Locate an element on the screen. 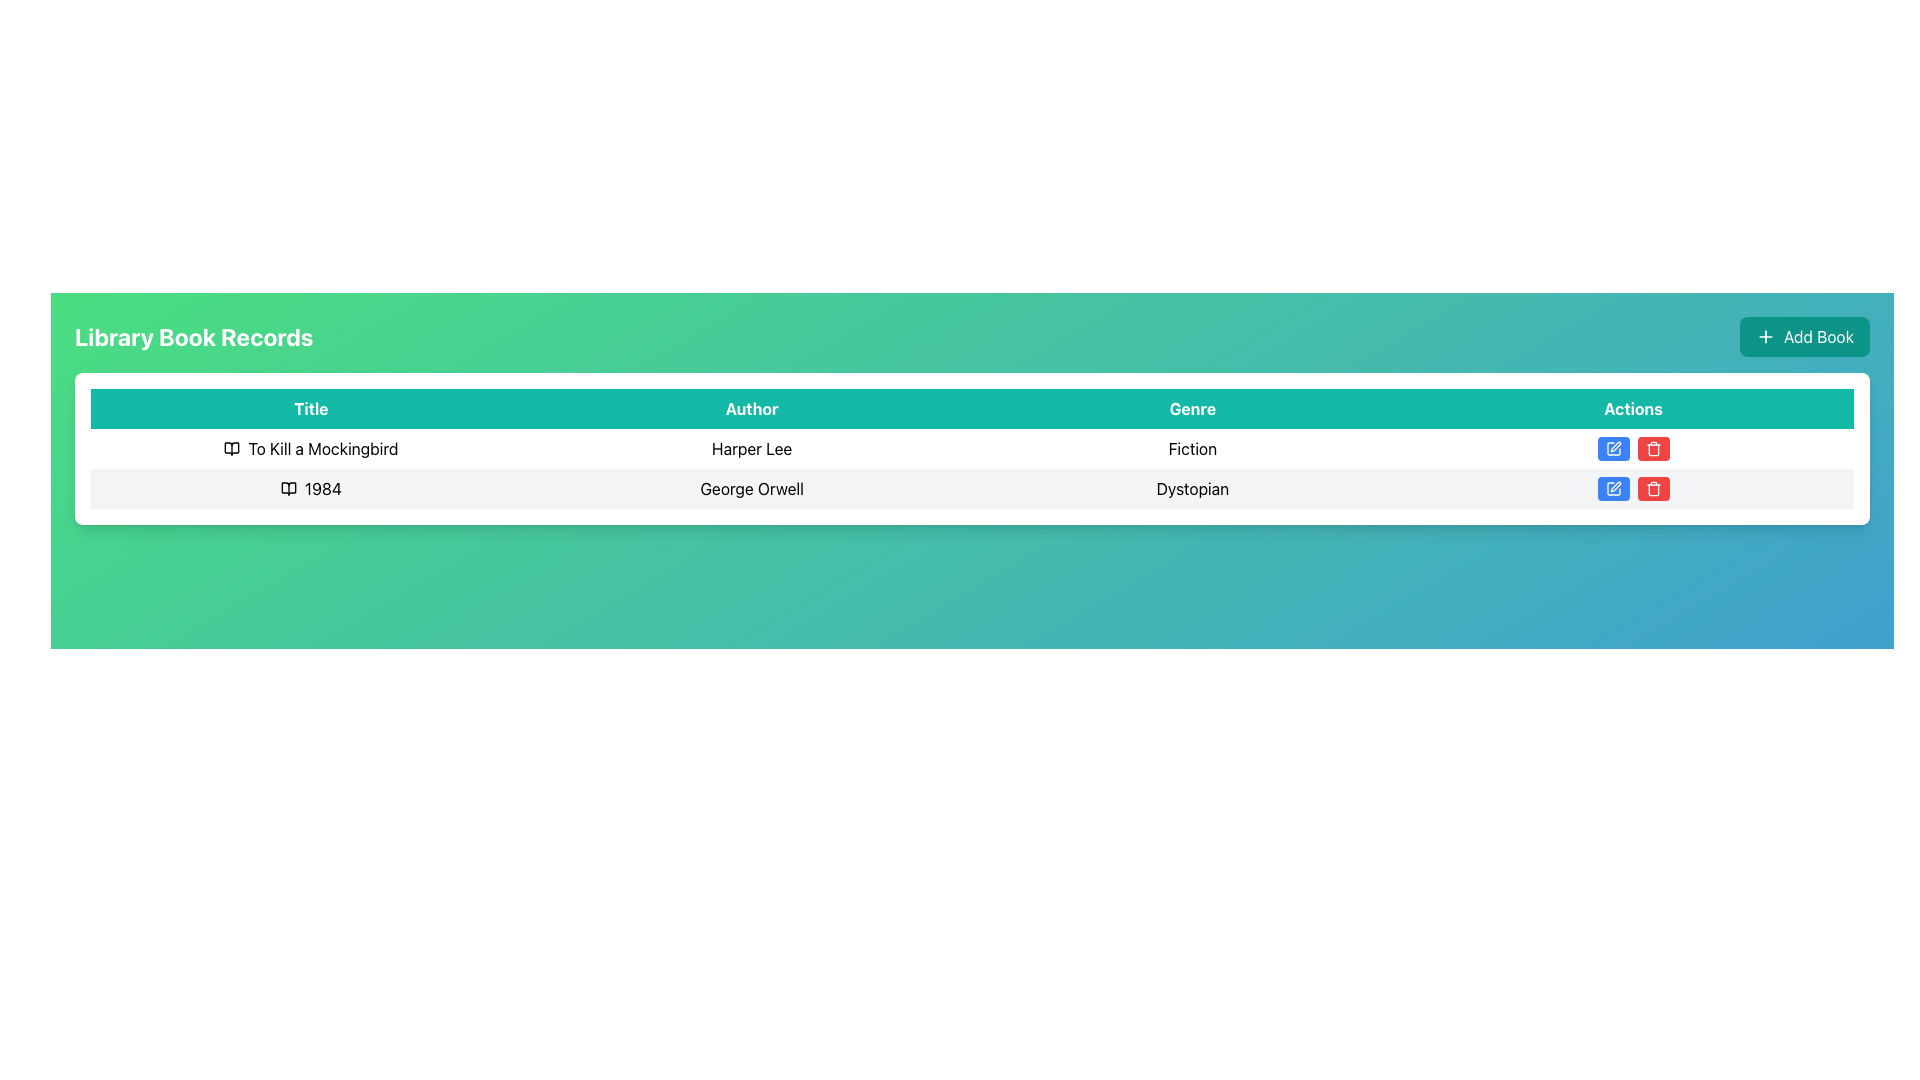 The image size is (1920, 1080). the edit icon button located in the 'Actions' column of the second row for the book '1984' is located at coordinates (1615, 446).